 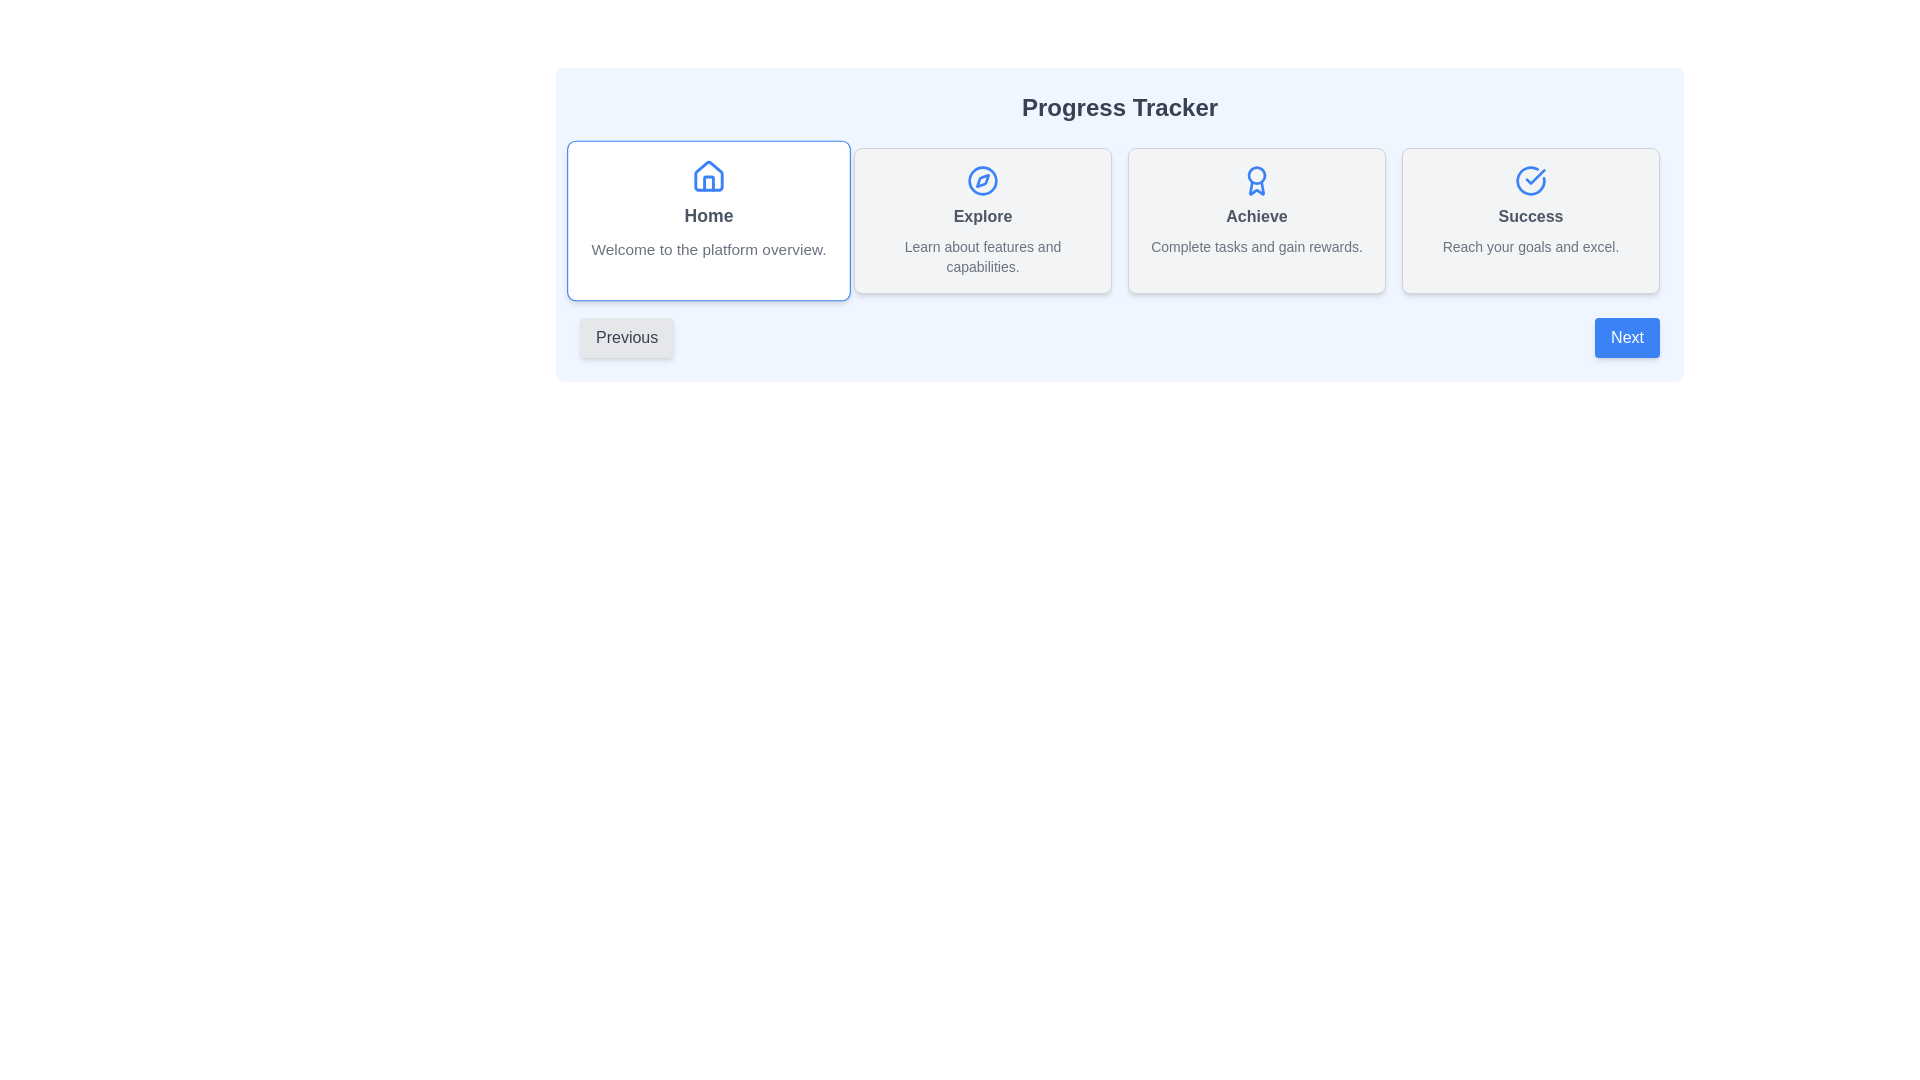 What do you see at coordinates (983, 181) in the screenshot?
I see `the blue compass icon located at the center-top of the 'Explore' box, which is above the 'Explore' text` at bounding box center [983, 181].